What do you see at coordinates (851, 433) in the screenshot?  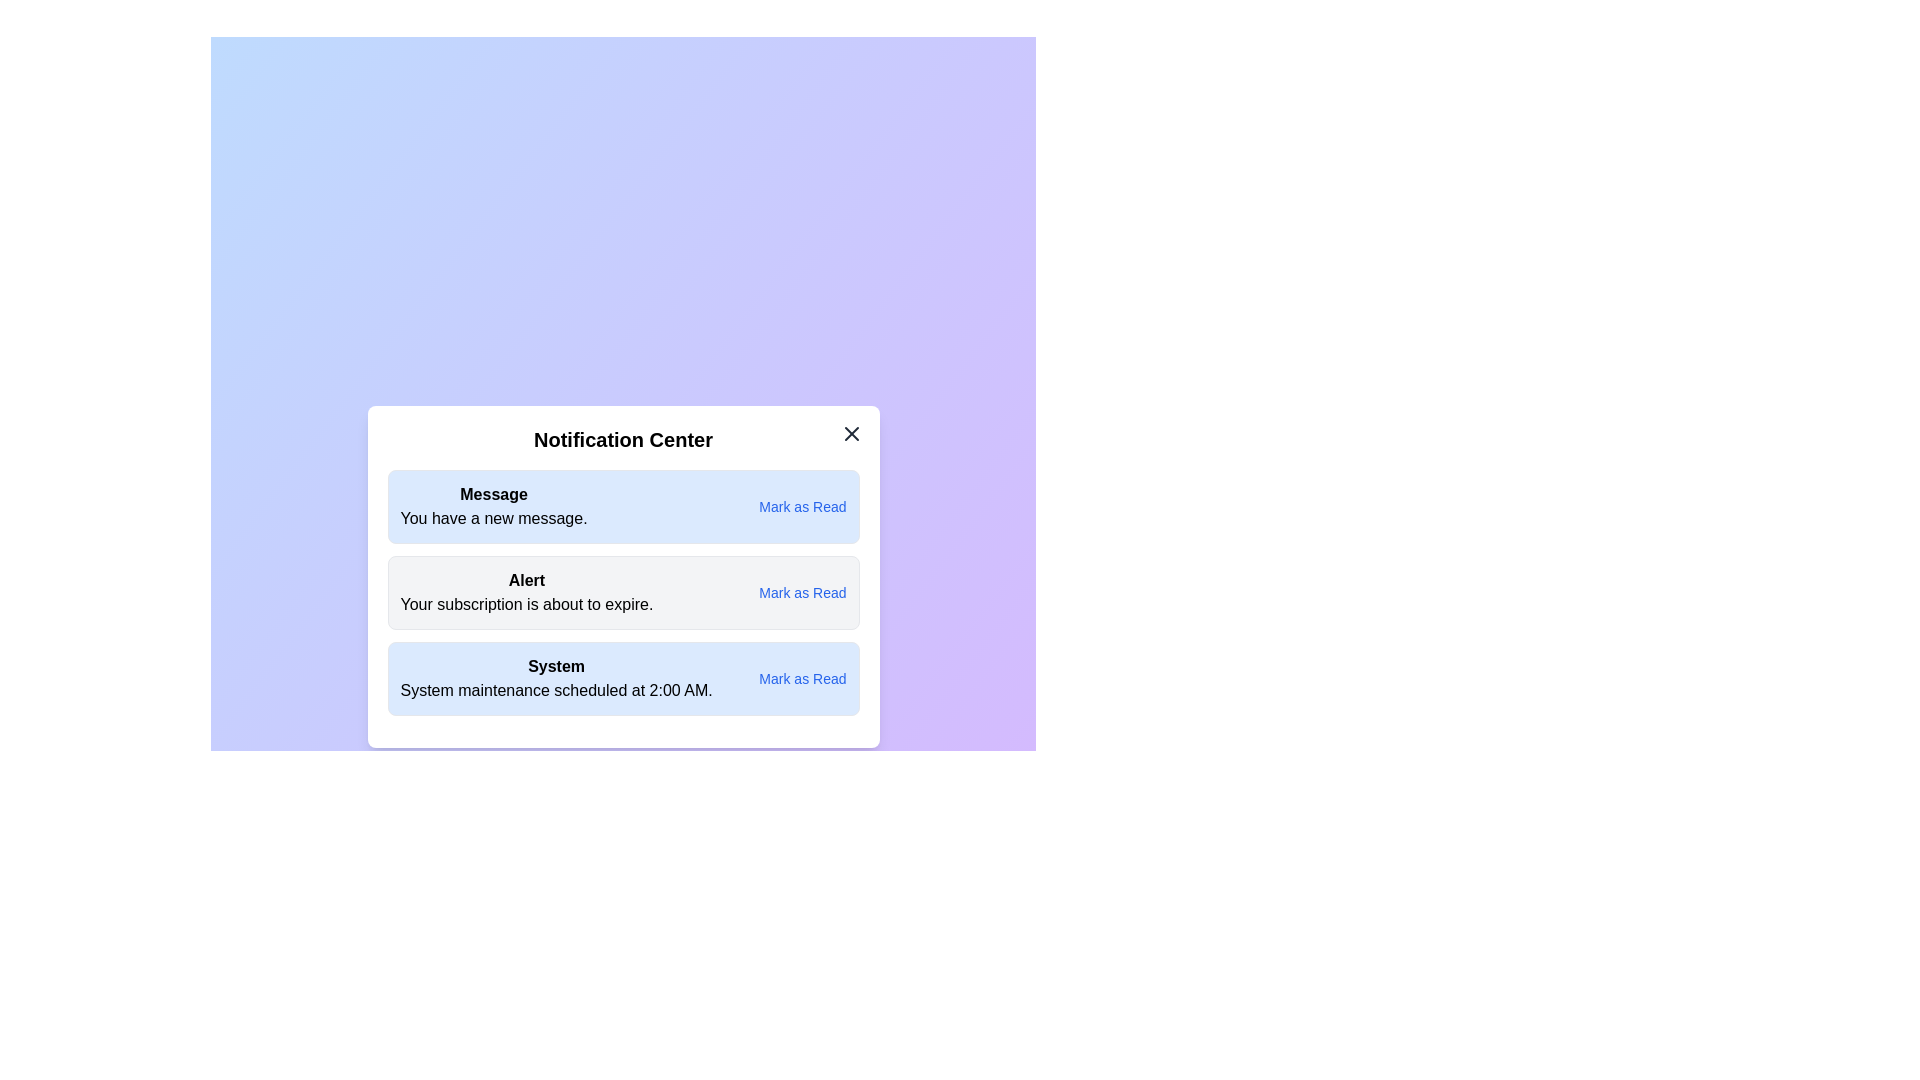 I see `close button at the top-right corner of the Notification Center` at bounding box center [851, 433].